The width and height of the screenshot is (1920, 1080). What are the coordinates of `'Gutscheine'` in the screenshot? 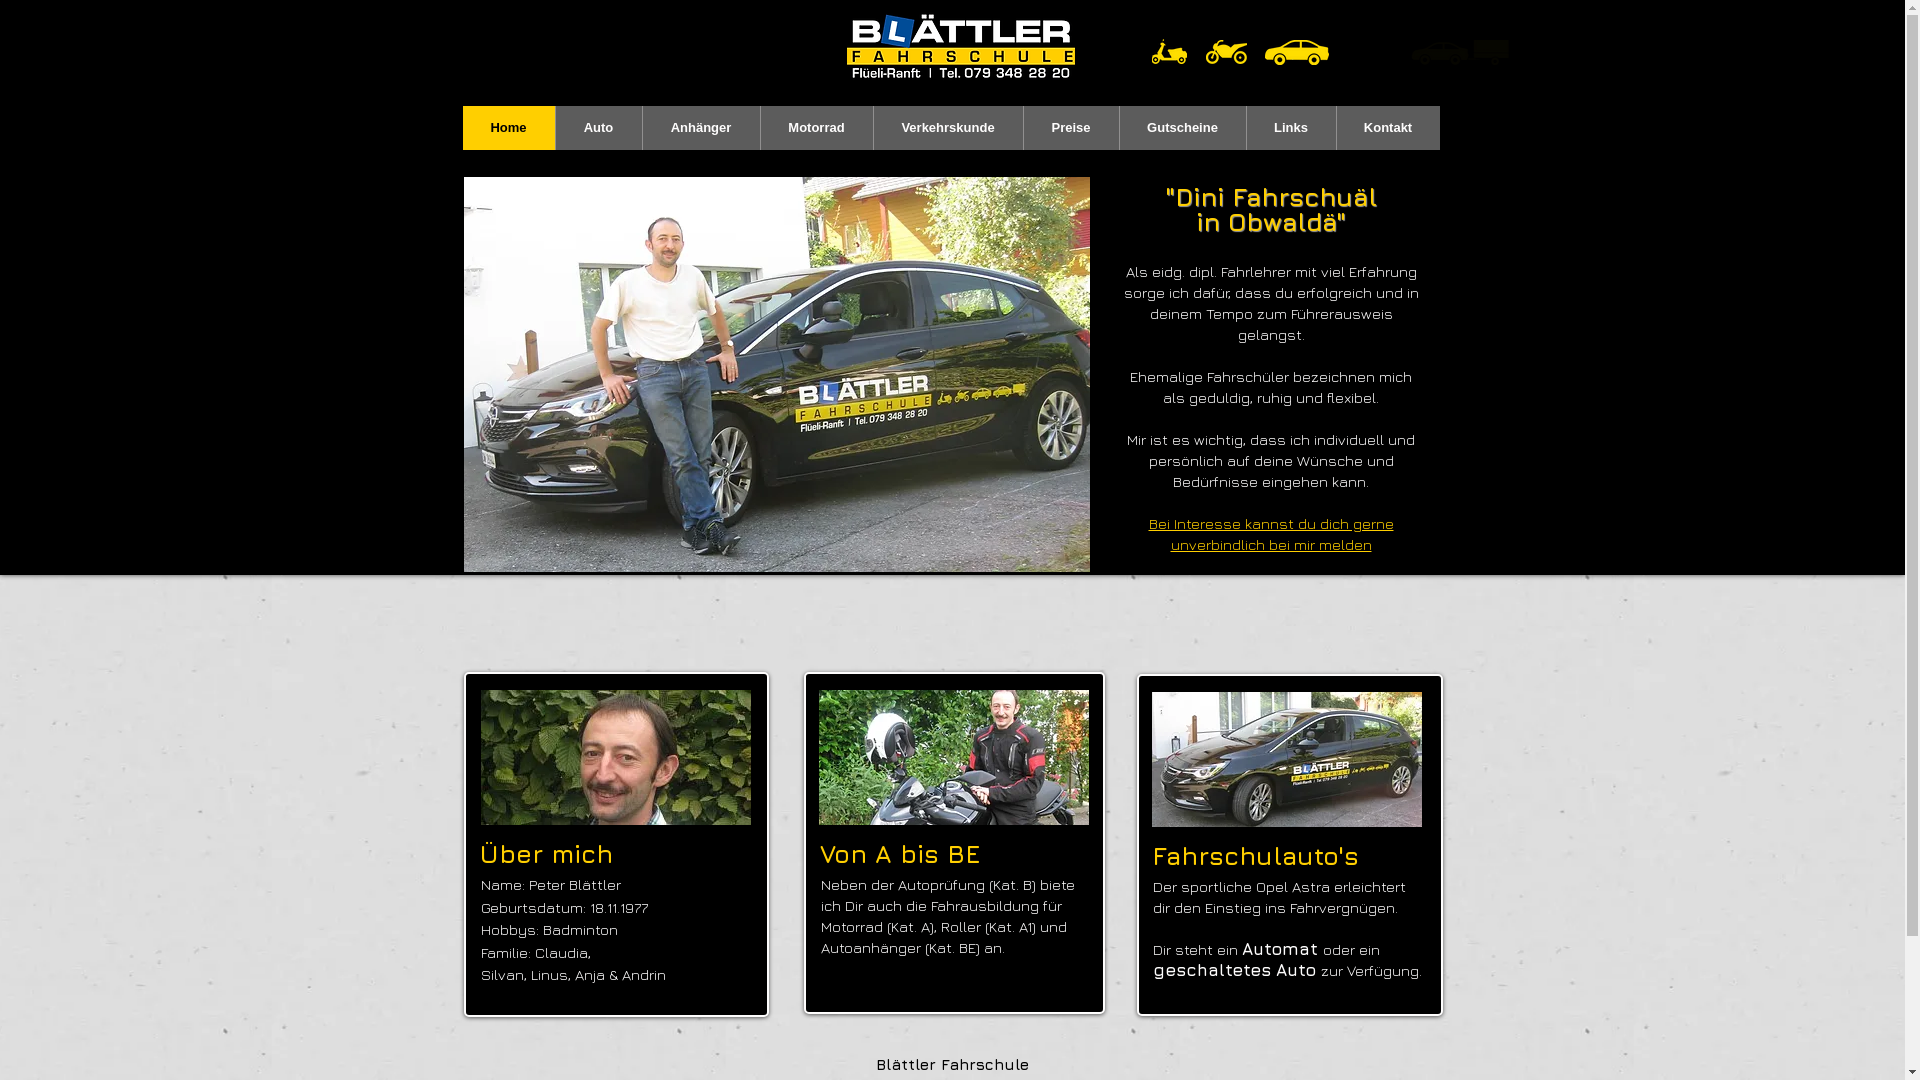 It's located at (1181, 127).